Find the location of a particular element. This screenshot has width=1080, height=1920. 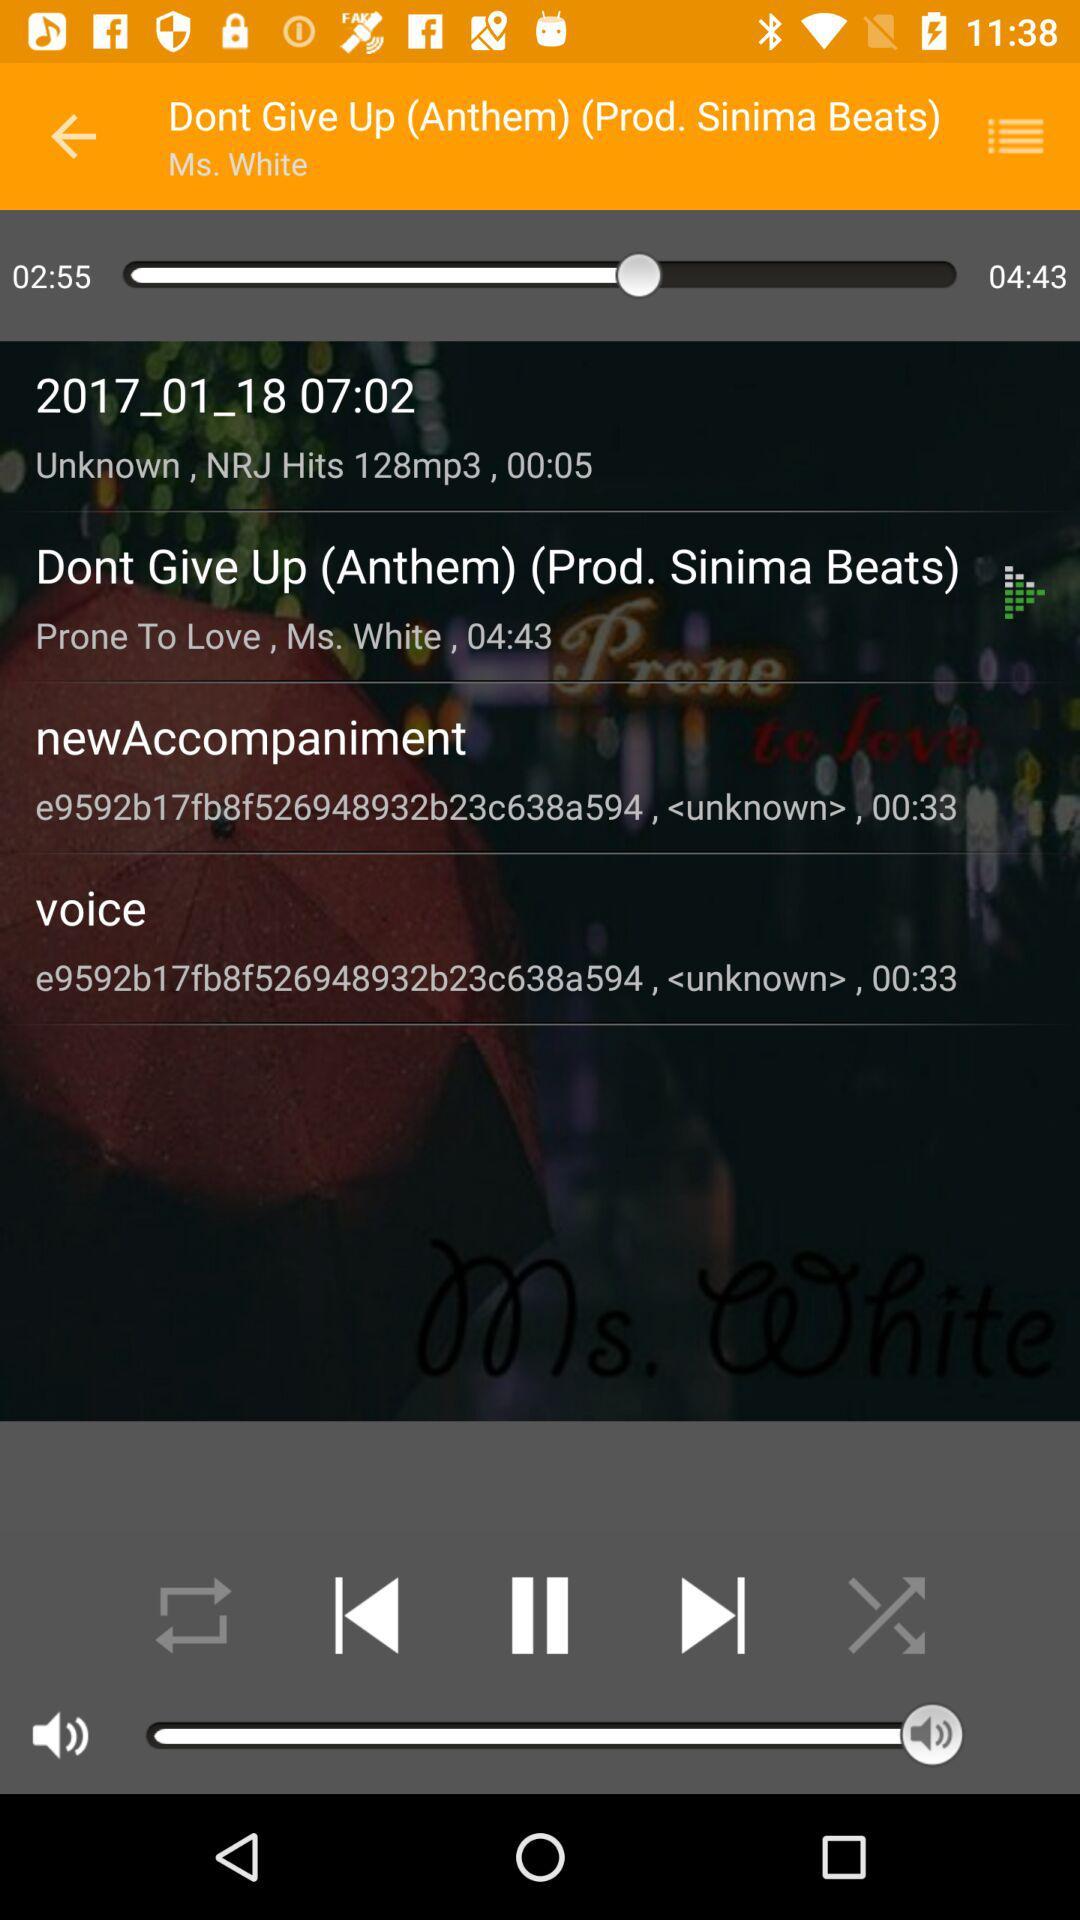

menu is located at coordinates (1028, 135).